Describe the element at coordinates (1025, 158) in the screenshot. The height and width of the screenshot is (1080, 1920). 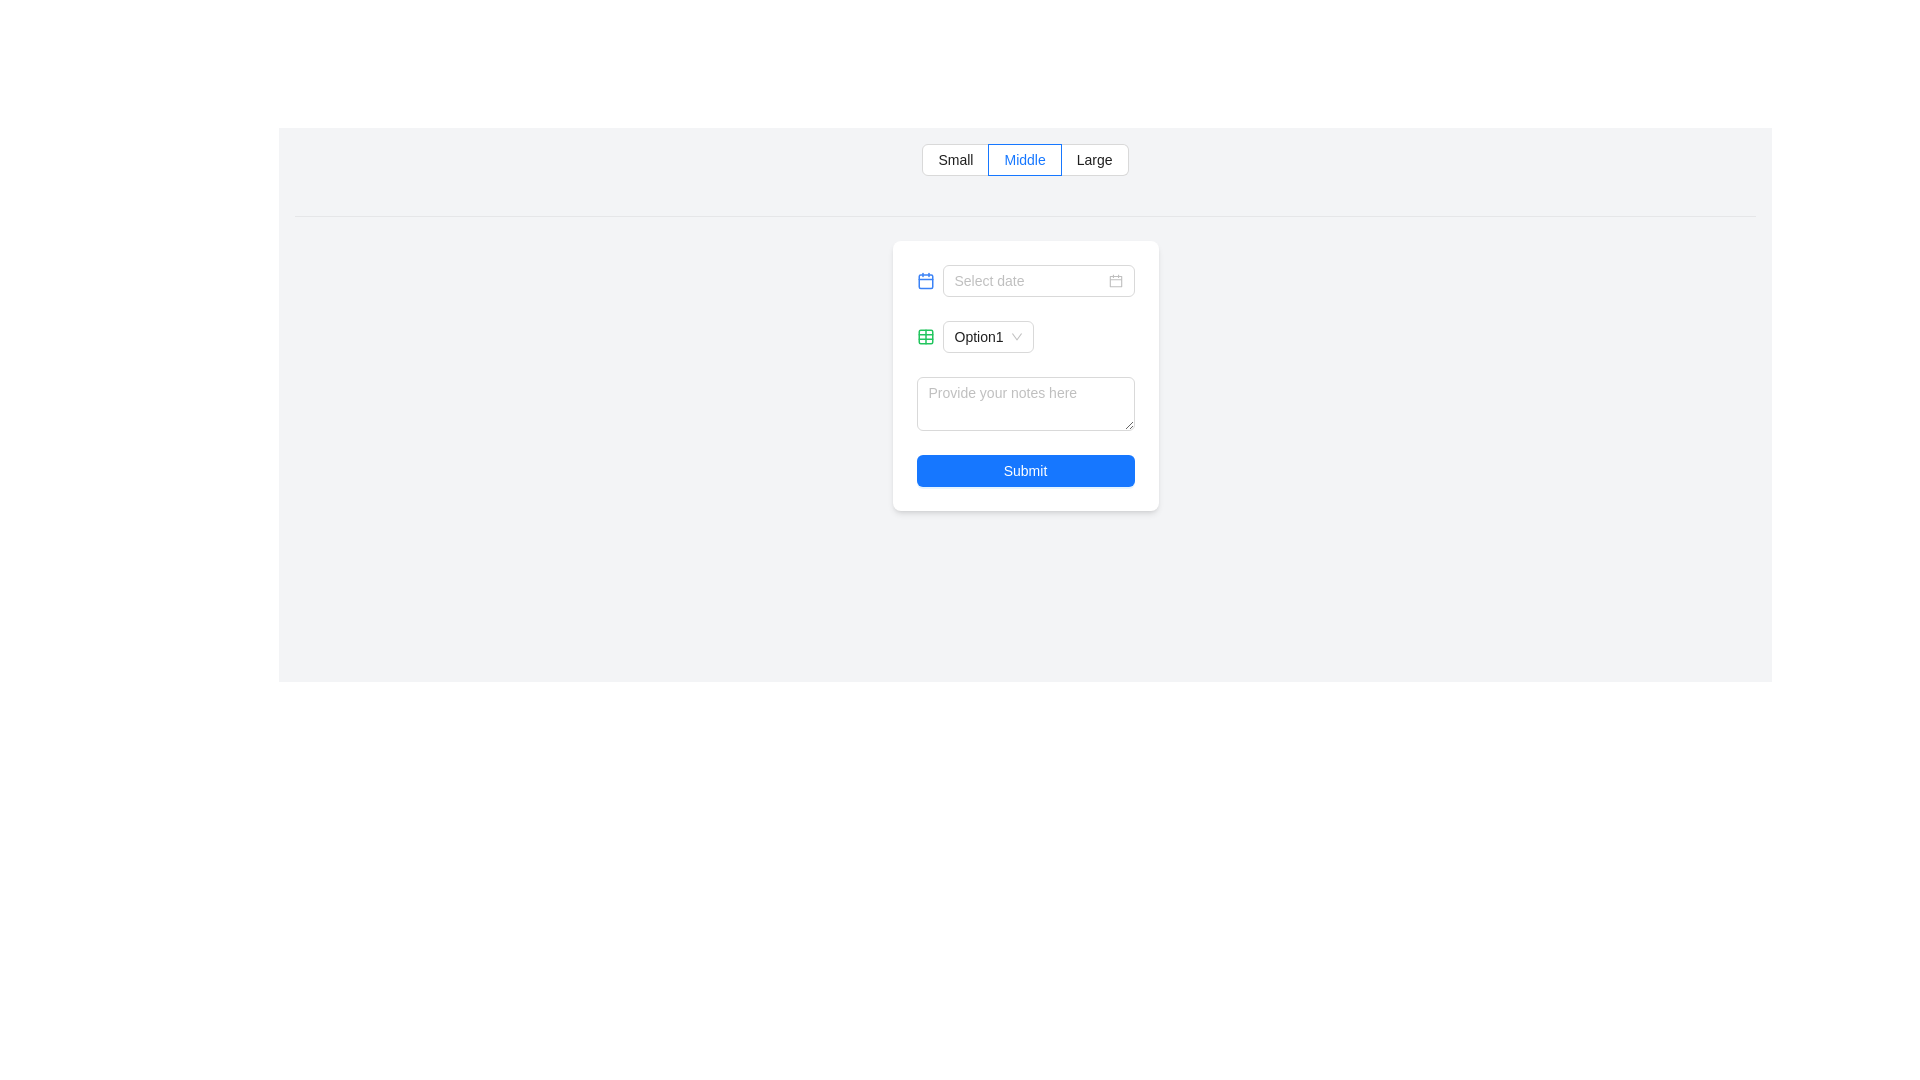
I see `the radio button group which includes 'Small', 'Middle', and 'Large' radio buttons` at that location.